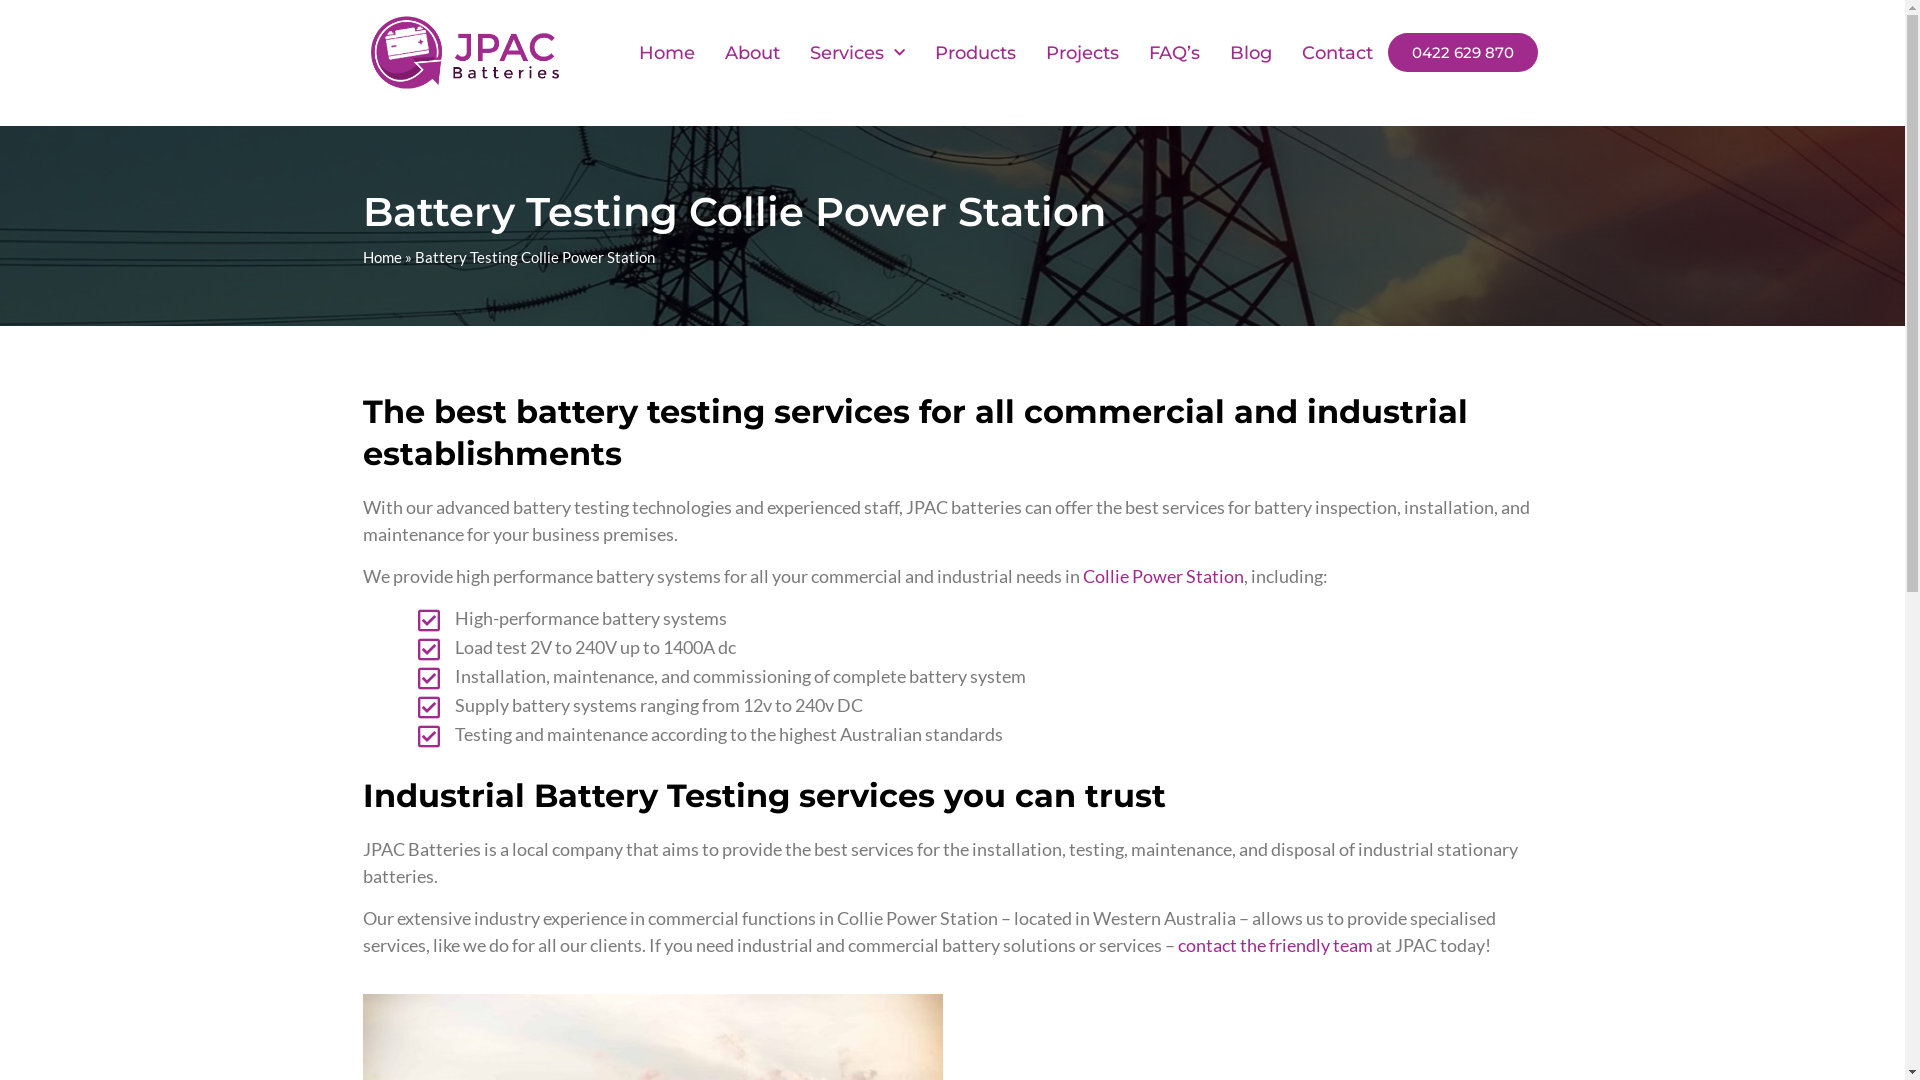 The height and width of the screenshot is (1080, 1920). Describe the element at coordinates (975, 52) in the screenshot. I see `'Products'` at that location.